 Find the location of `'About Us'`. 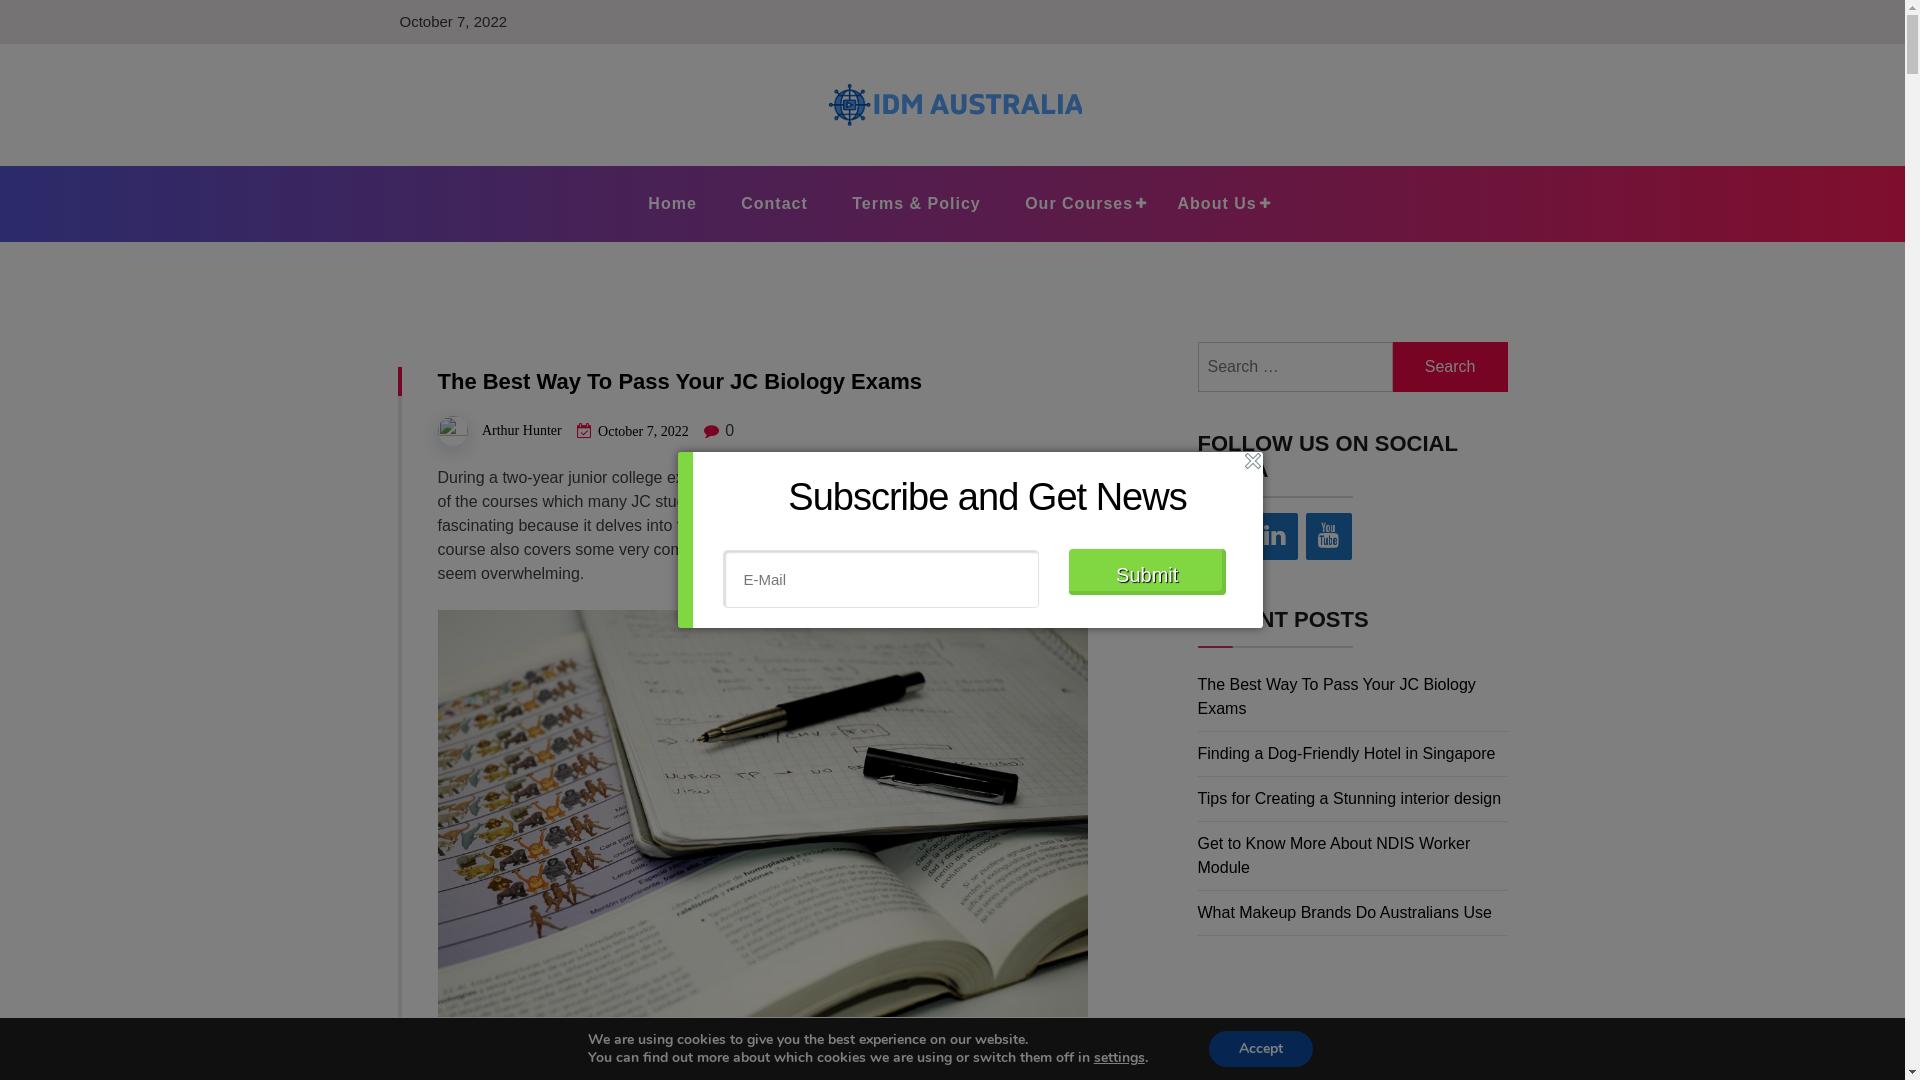

'About Us' is located at coordinates (1216, 204).